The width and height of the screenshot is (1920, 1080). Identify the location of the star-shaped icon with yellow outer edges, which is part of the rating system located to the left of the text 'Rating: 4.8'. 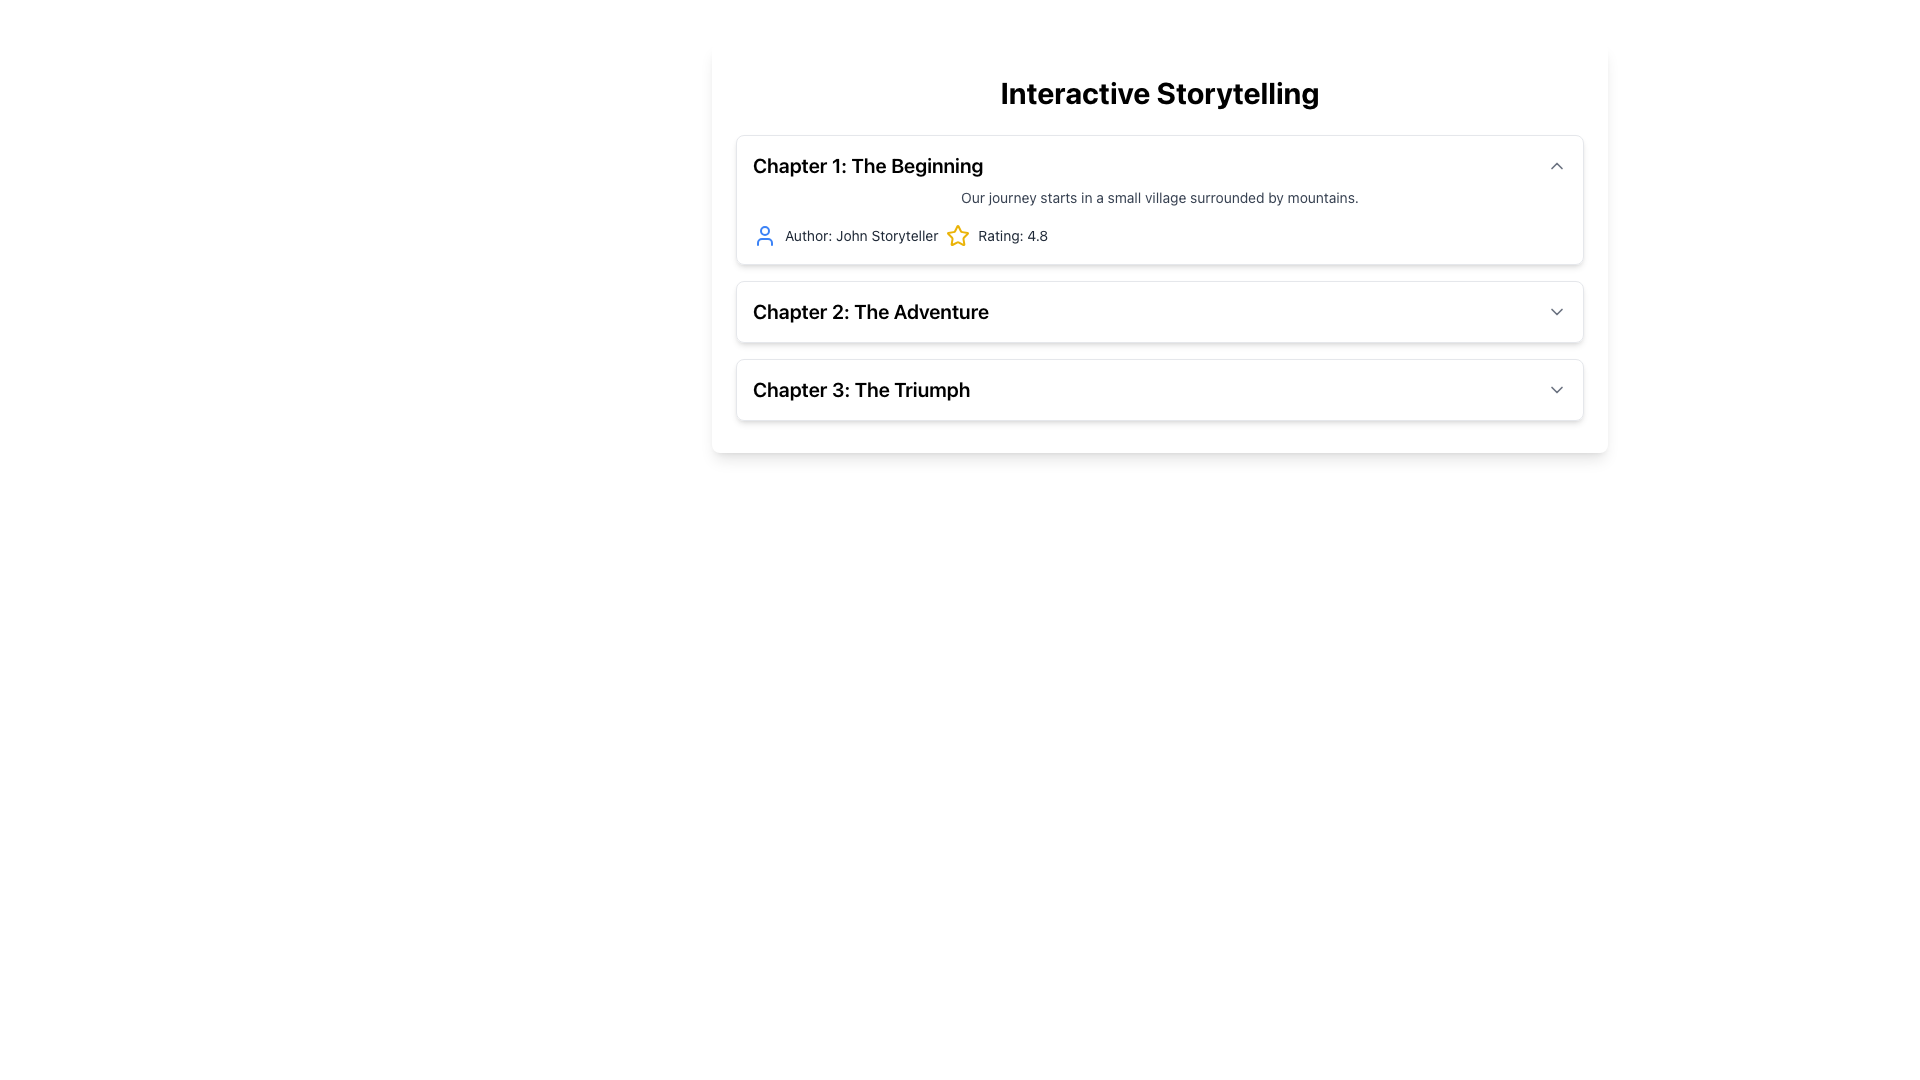
(957, 234).